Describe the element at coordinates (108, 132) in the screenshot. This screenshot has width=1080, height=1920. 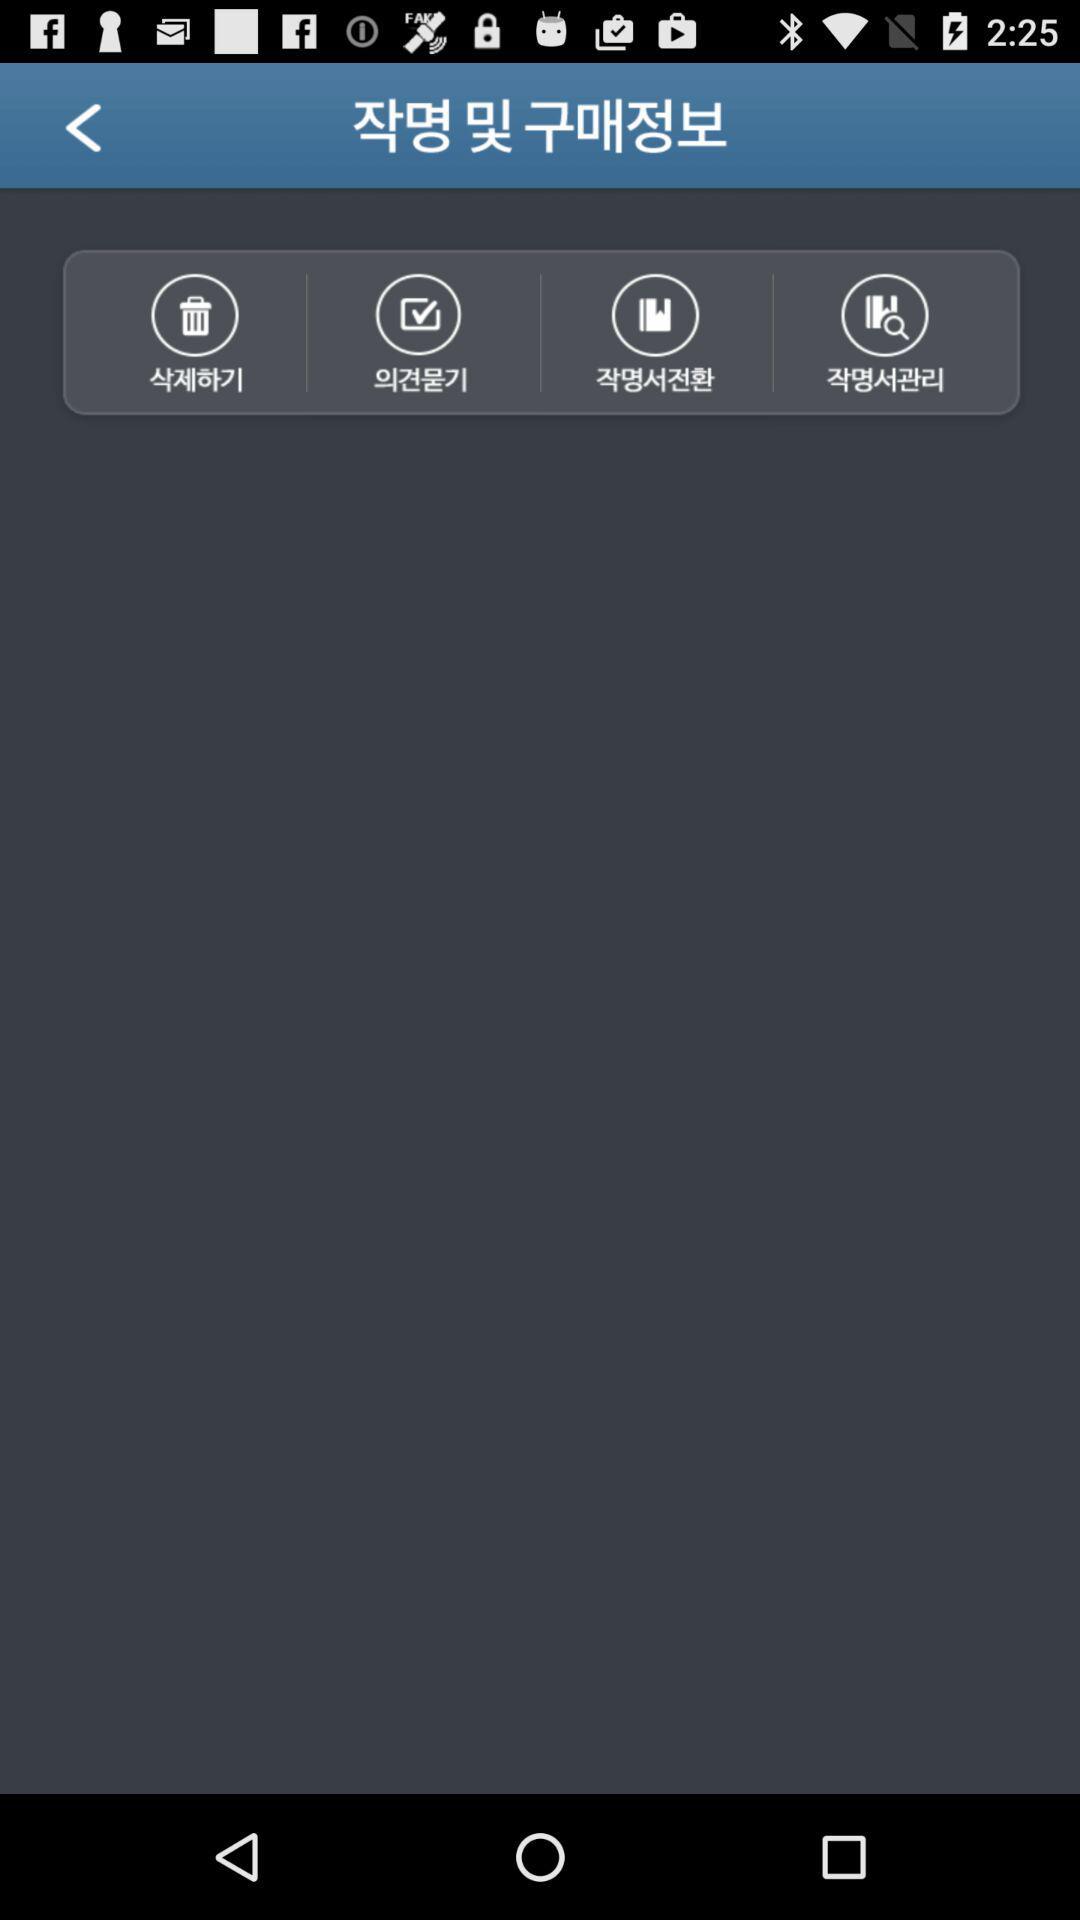
I see `user profile` at that location.